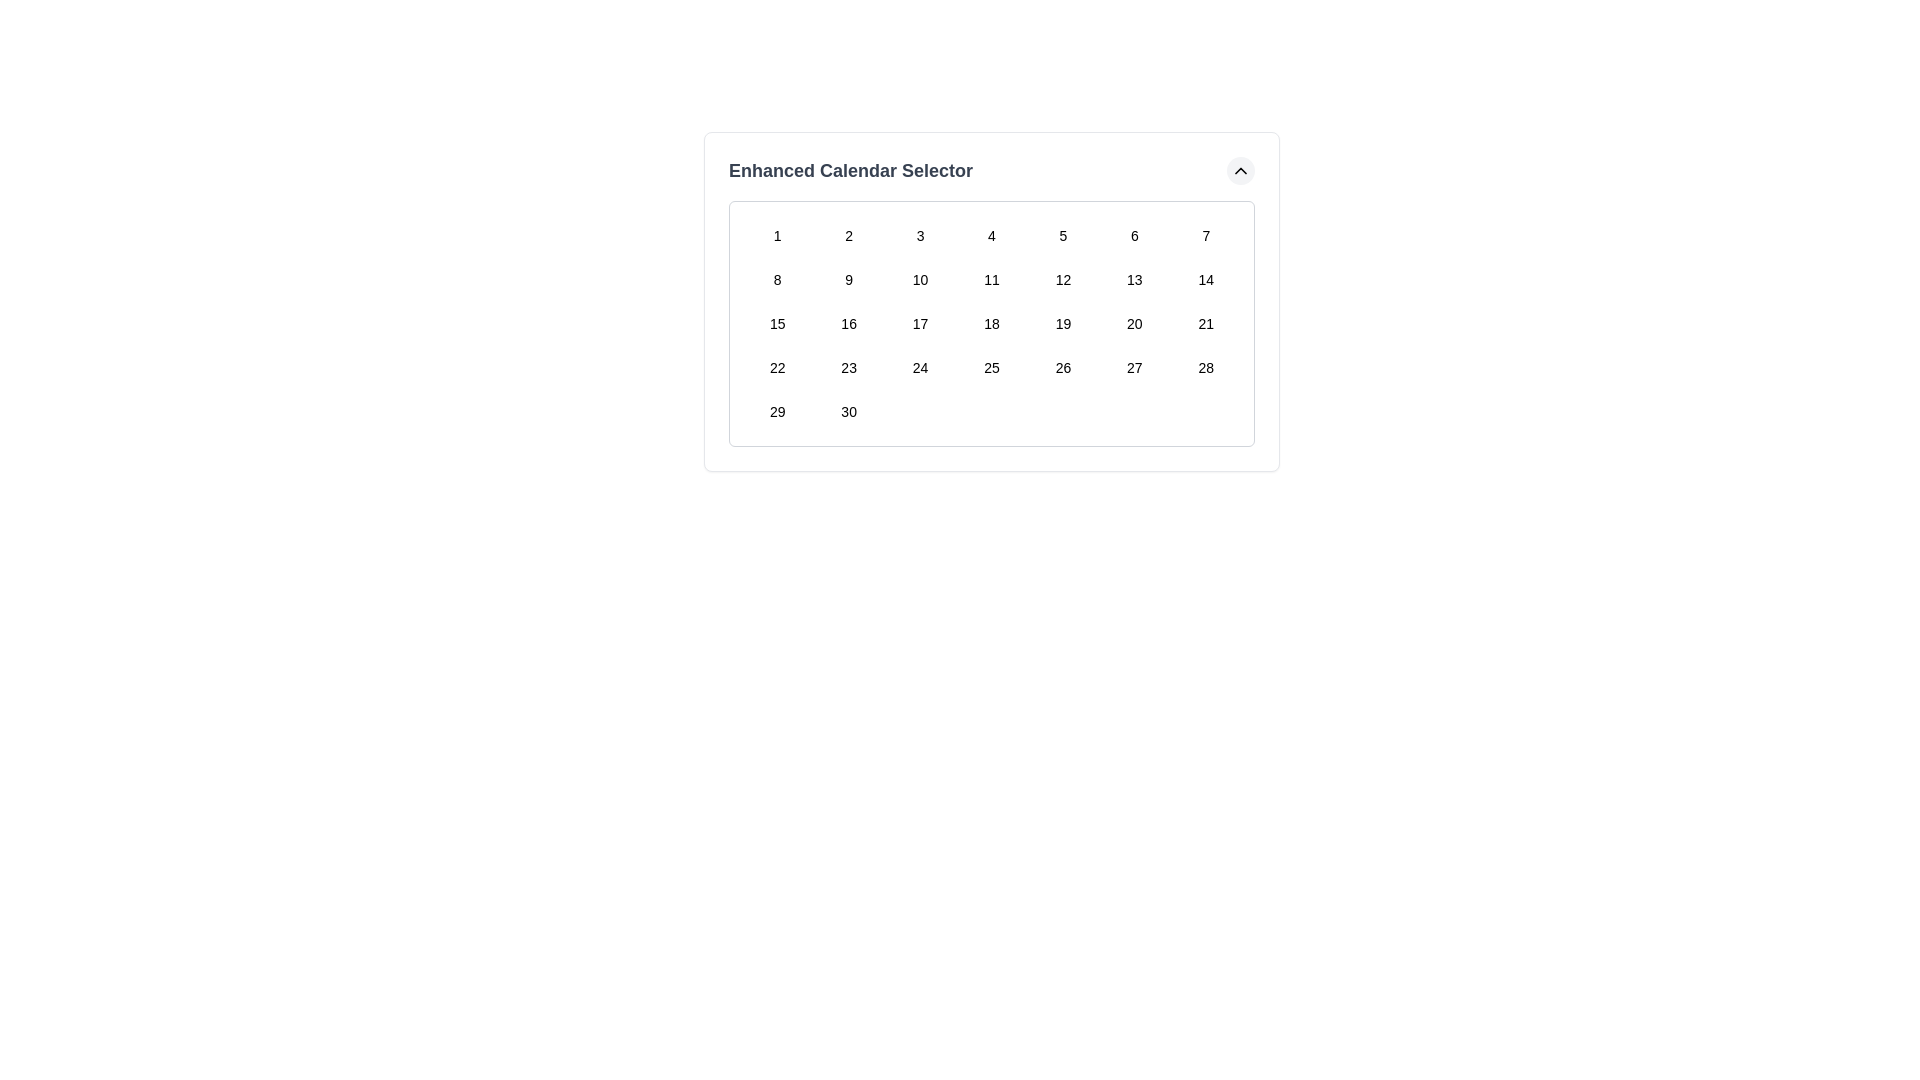  What do you see at coordinates (1205, 367) in the screenshot?
I see `the button representing the date '28' in the calendar grid located in the fourth row and seventh column` at bounding box center [1205, 367].